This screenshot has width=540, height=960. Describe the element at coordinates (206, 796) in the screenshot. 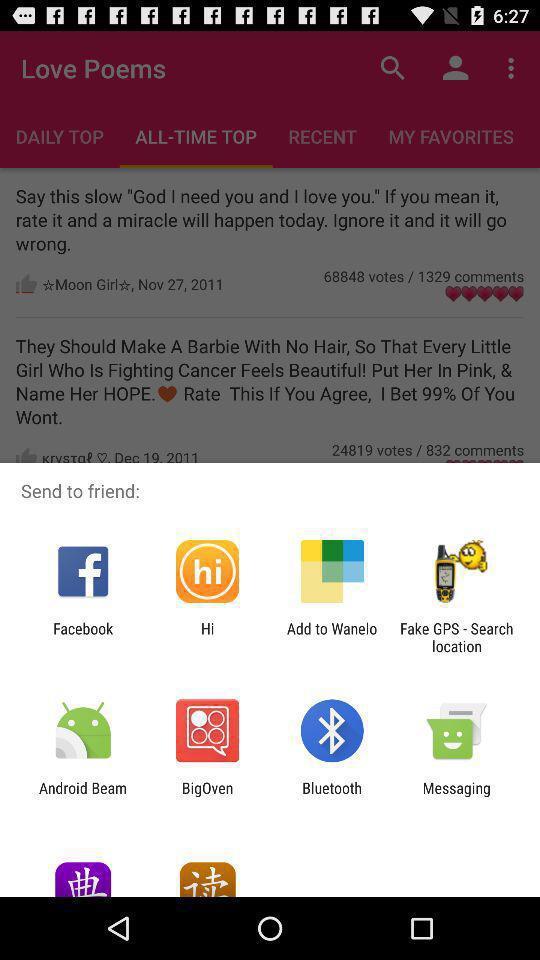

I see `icon to the left of the bluetooth` at that location.